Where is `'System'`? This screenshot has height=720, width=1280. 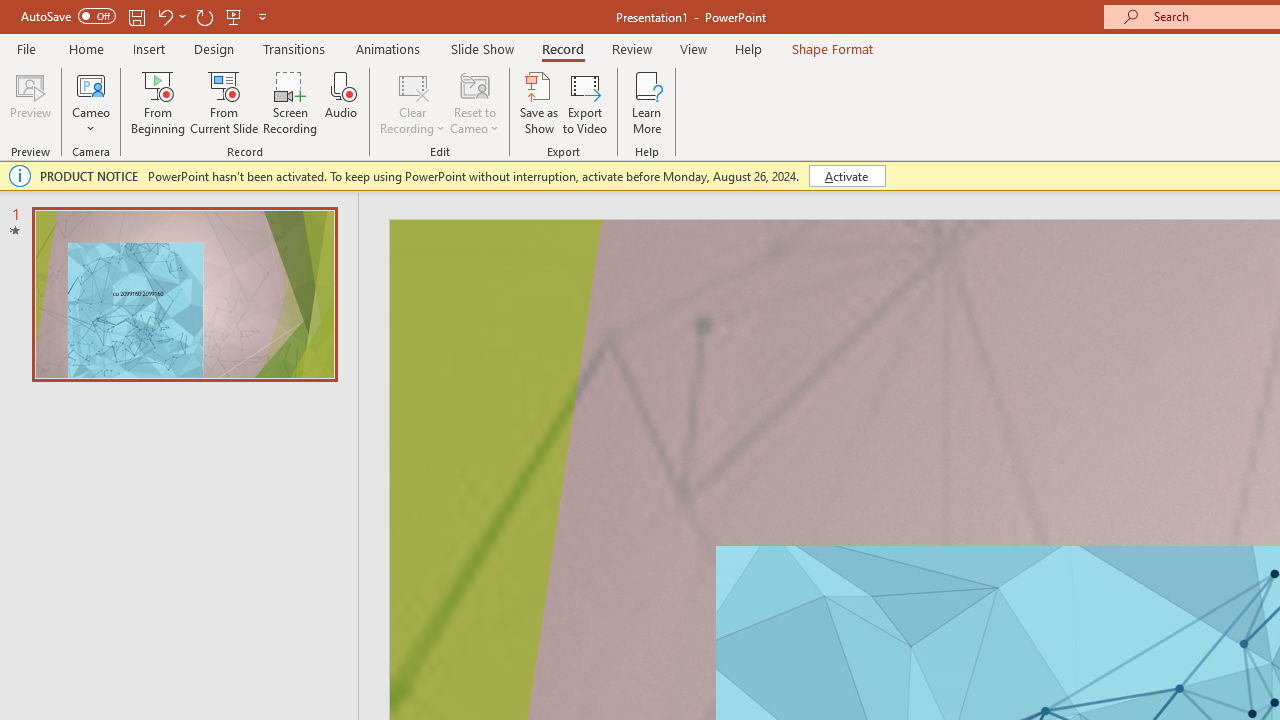 'System' is located at coordinates (10, 11).